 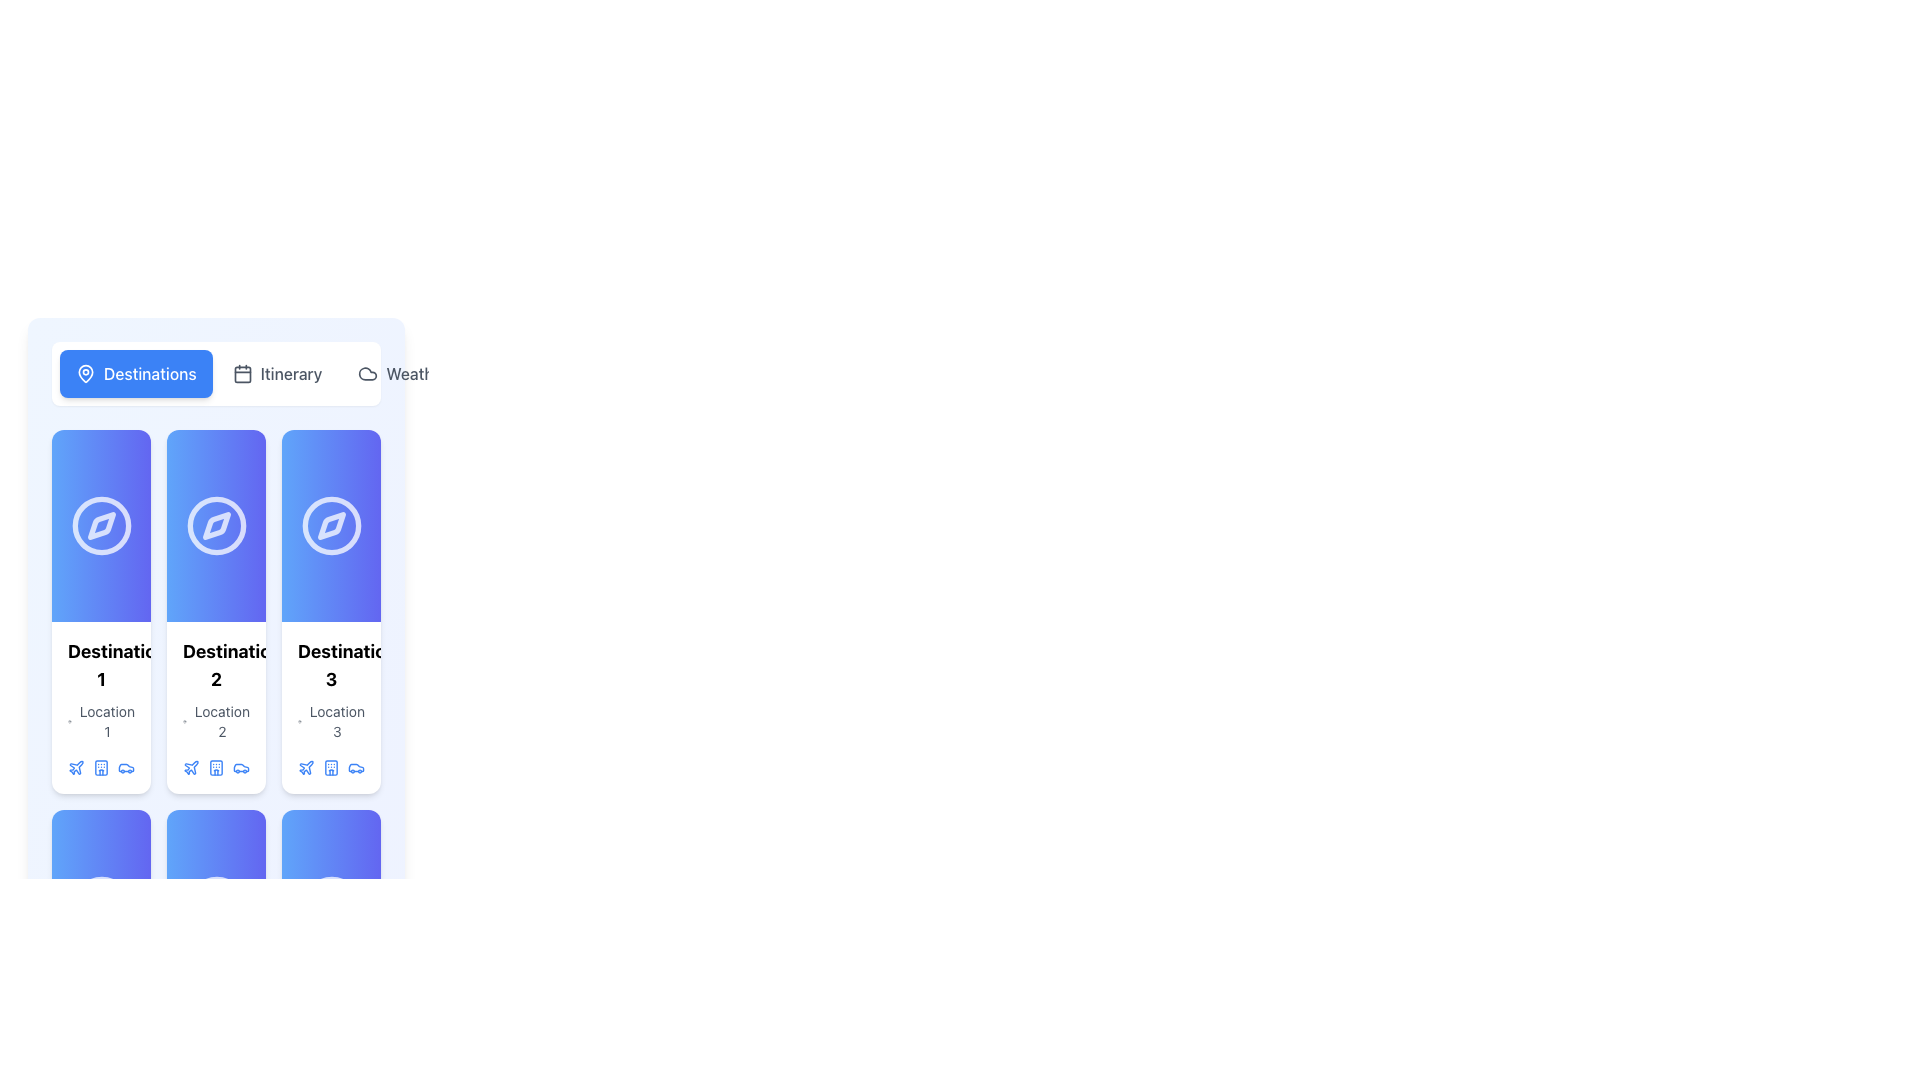 I want to click on the blue airplane icon, which is the first element in a horizontal group of three icons located under the second card displaying the destination information, so click(x=191, y=766).